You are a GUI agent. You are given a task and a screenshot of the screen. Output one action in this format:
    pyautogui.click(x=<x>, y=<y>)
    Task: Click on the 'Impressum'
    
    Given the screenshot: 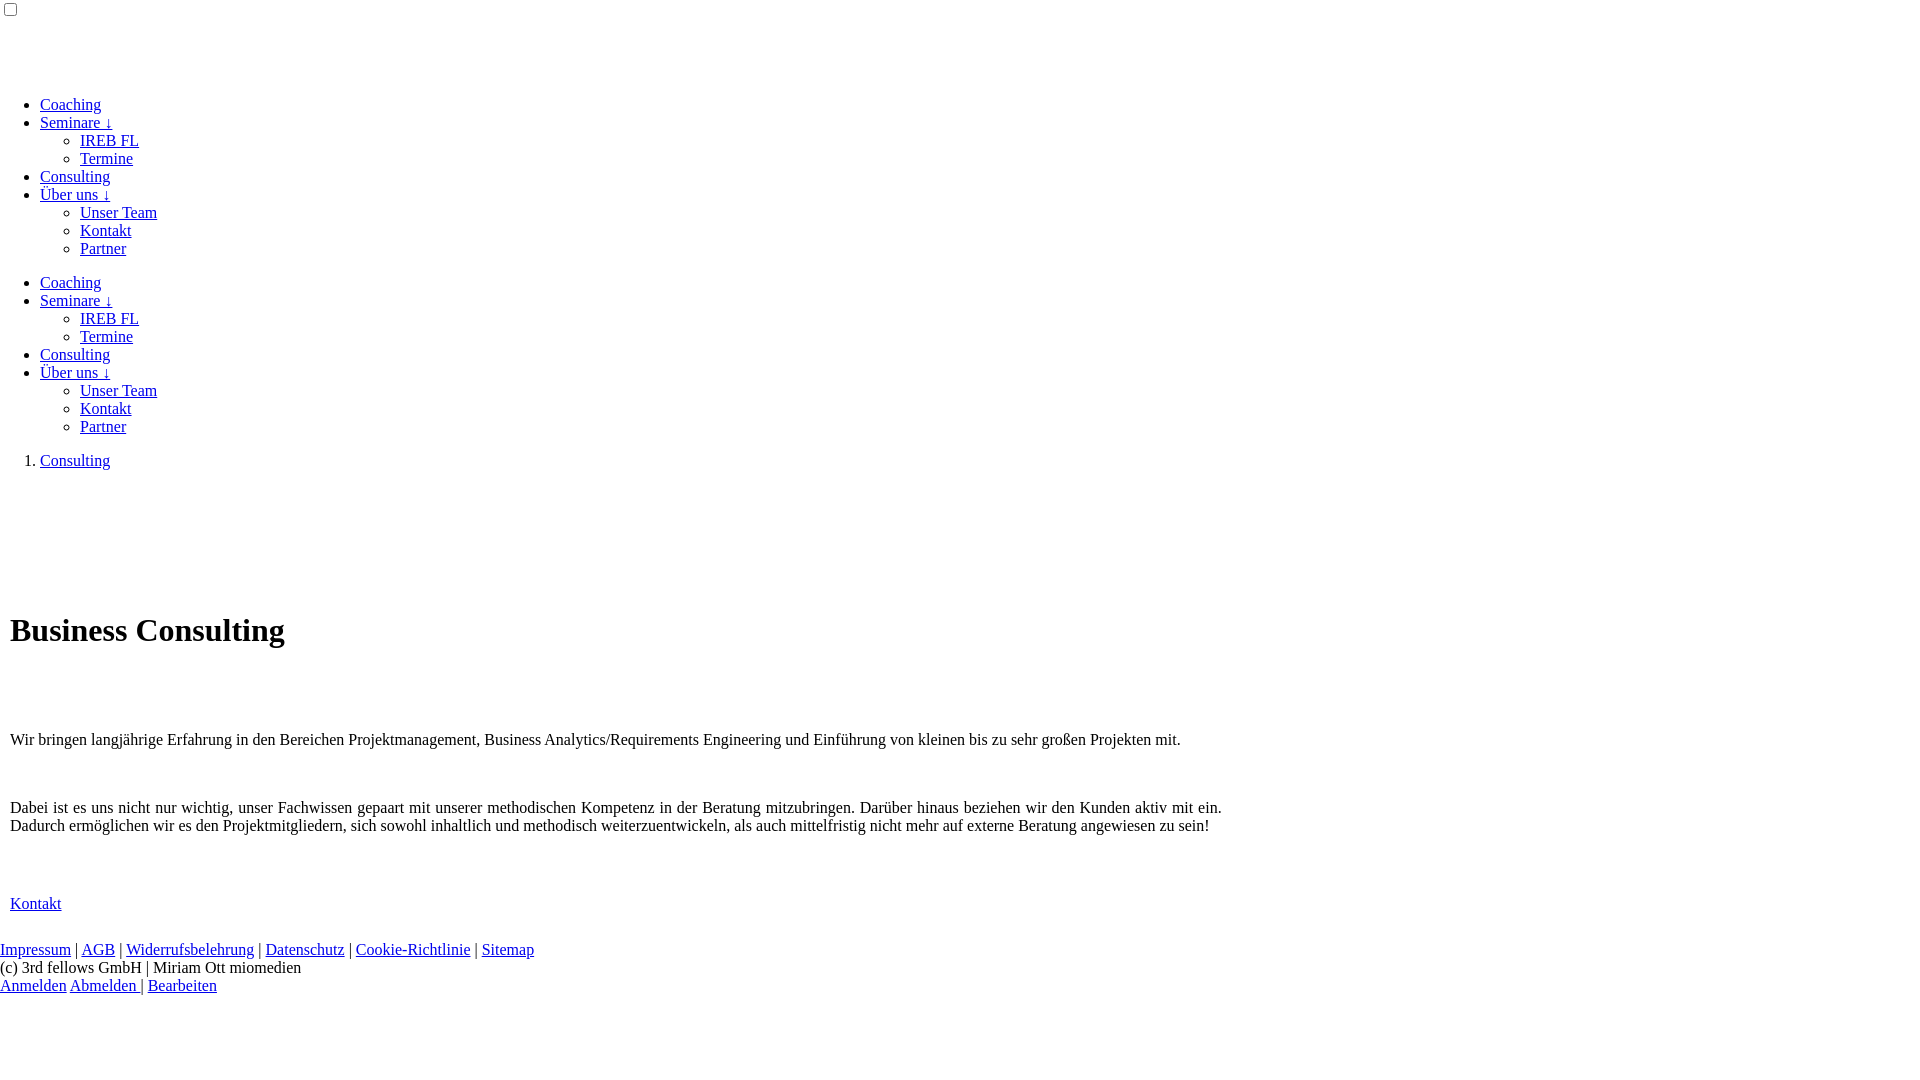 What is the action you would take?
    pyautogui.click(x=35, y=948)
    